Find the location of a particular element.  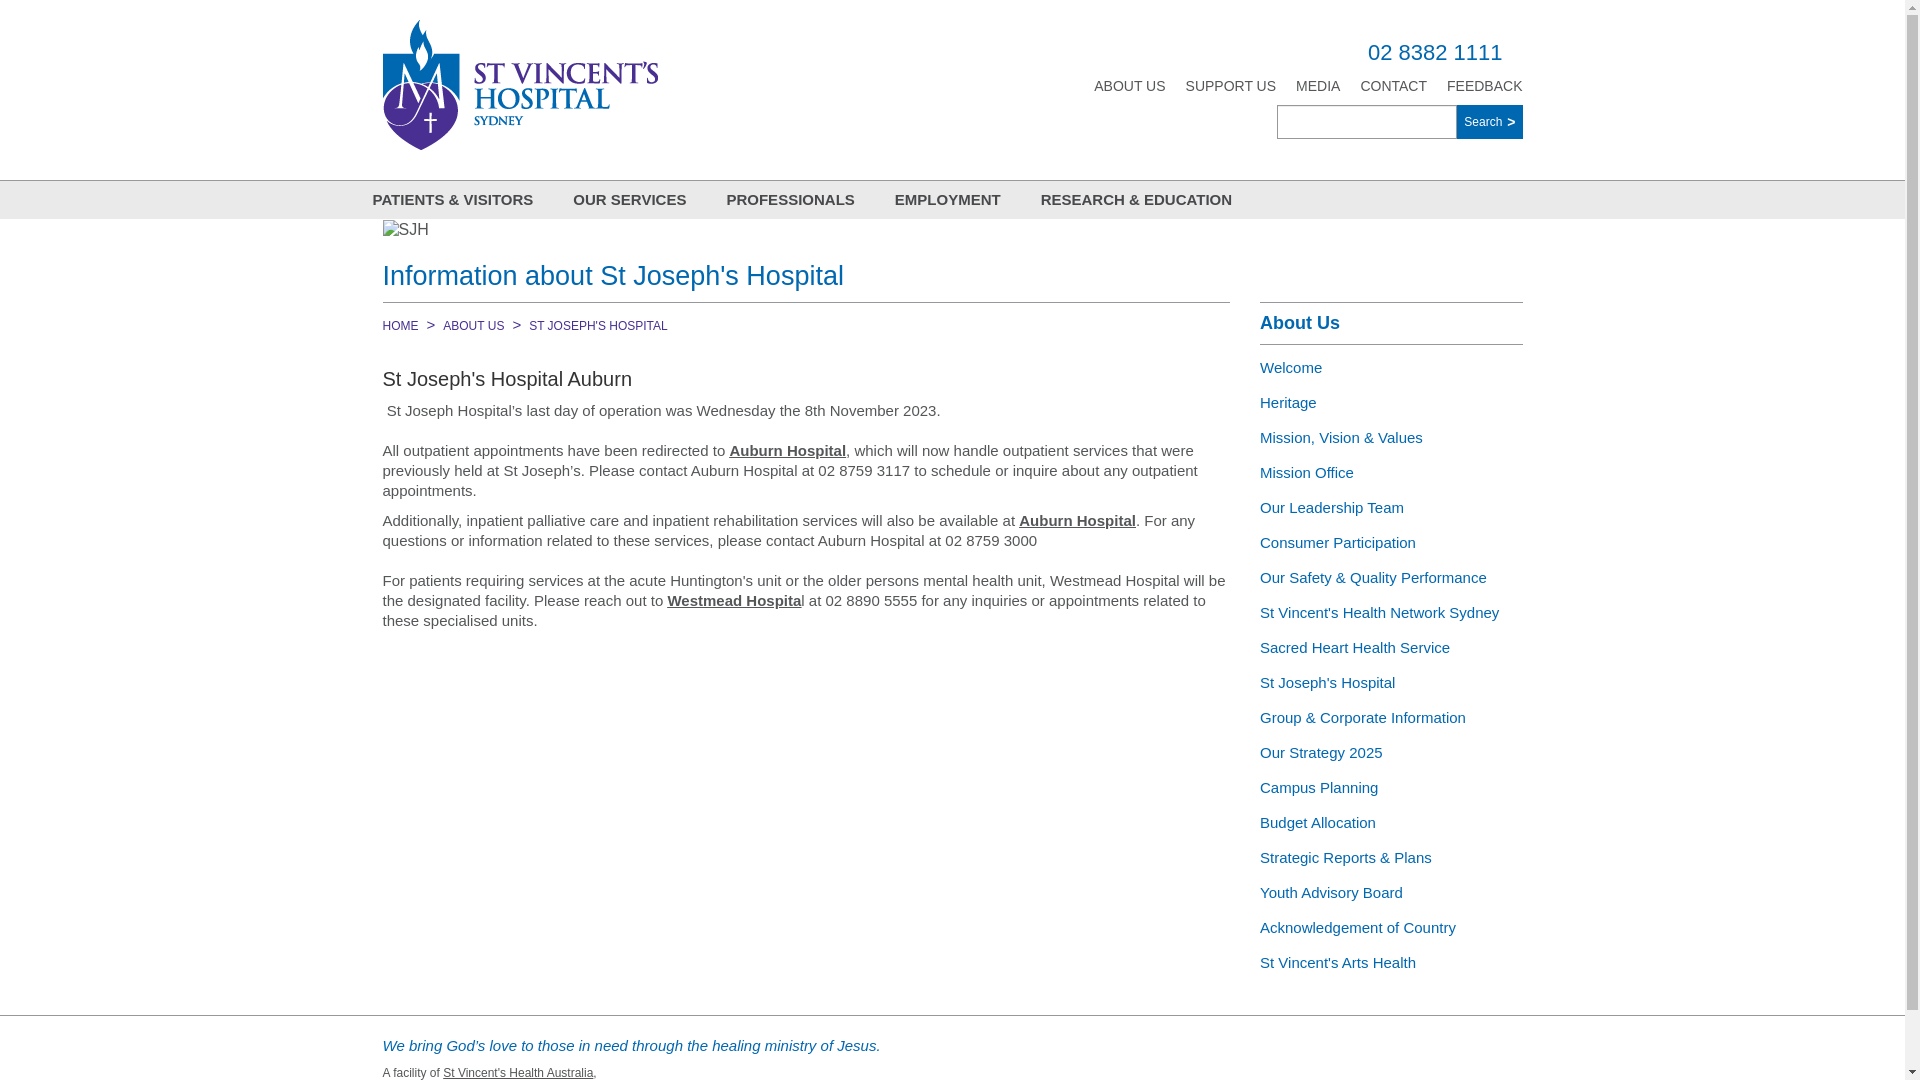

'St Vincent's Arts Health' is located at coordinates (1390, 961).